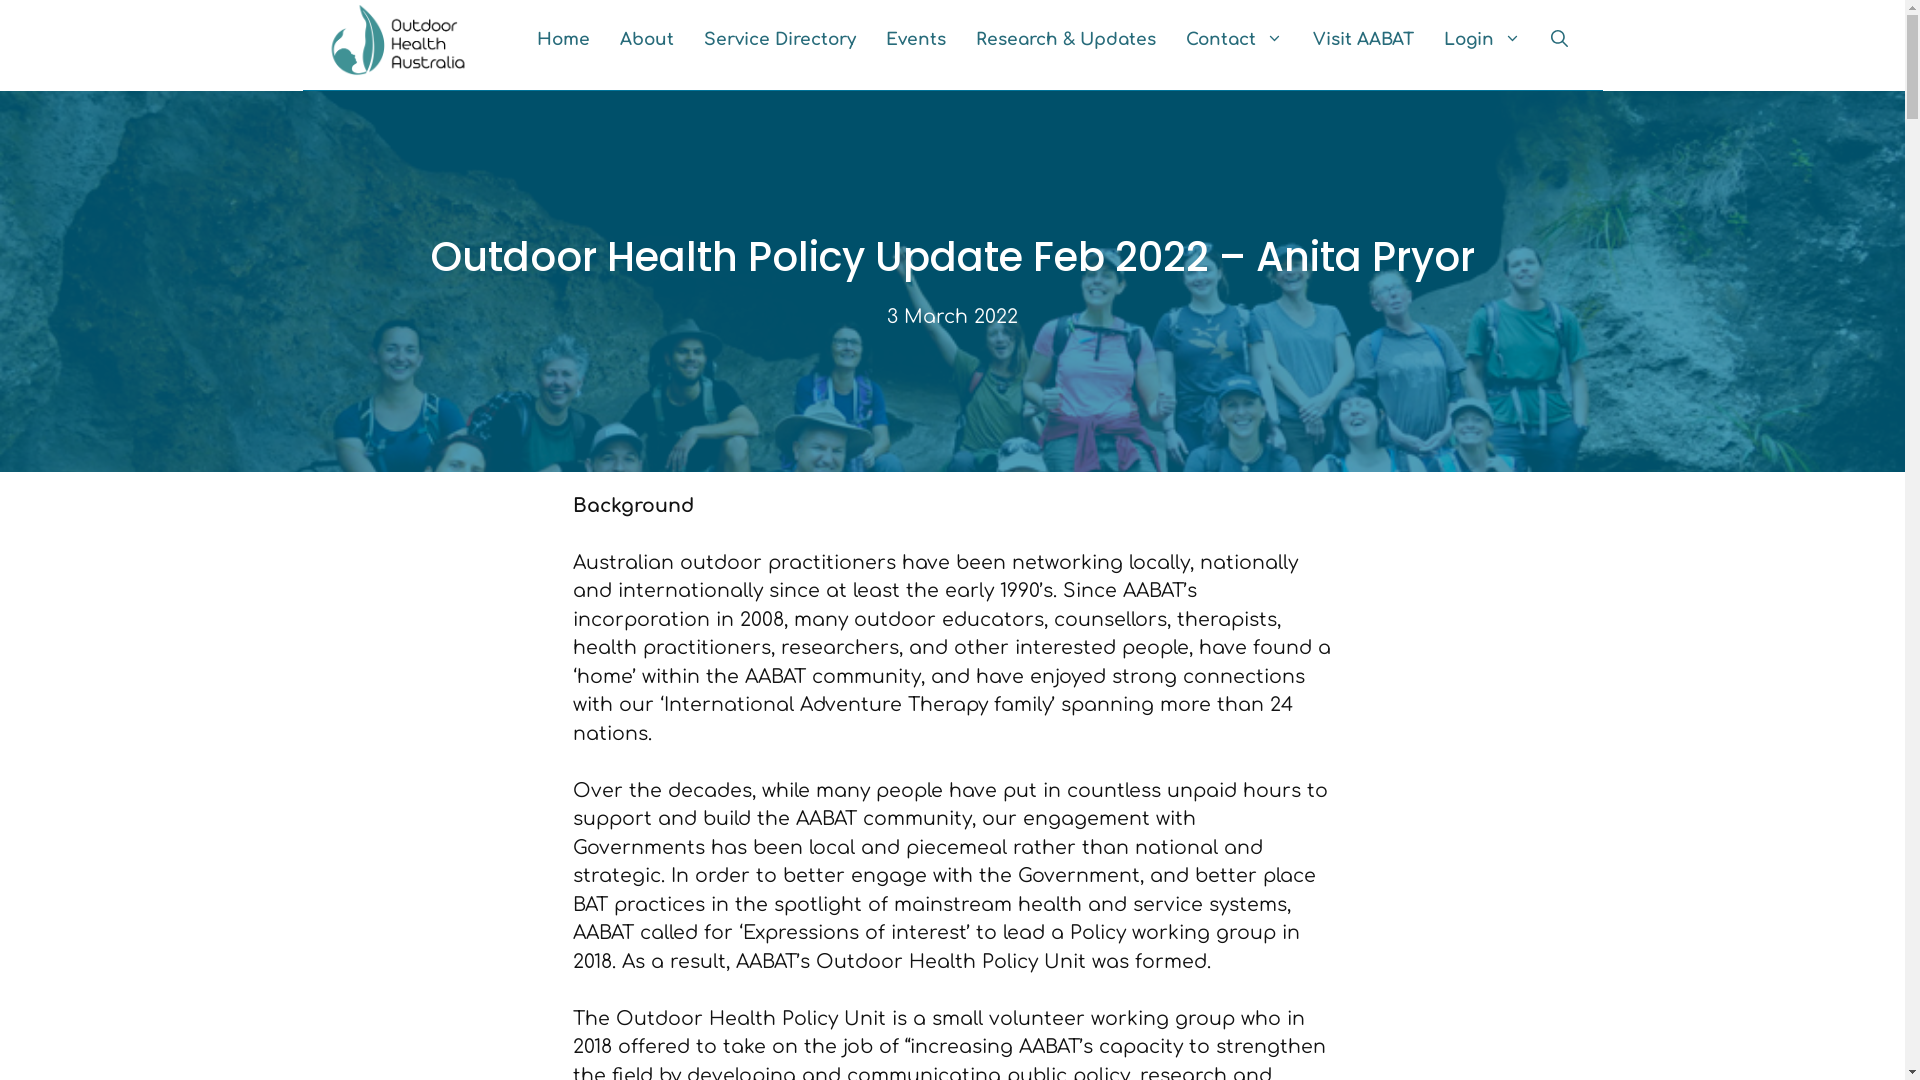 The height and width of the screenshot is (1080, 1920). What do you see at coordinates (777, 39) in the screenshot?
I see `'Service Directory'` at bounding box center [777, 39].